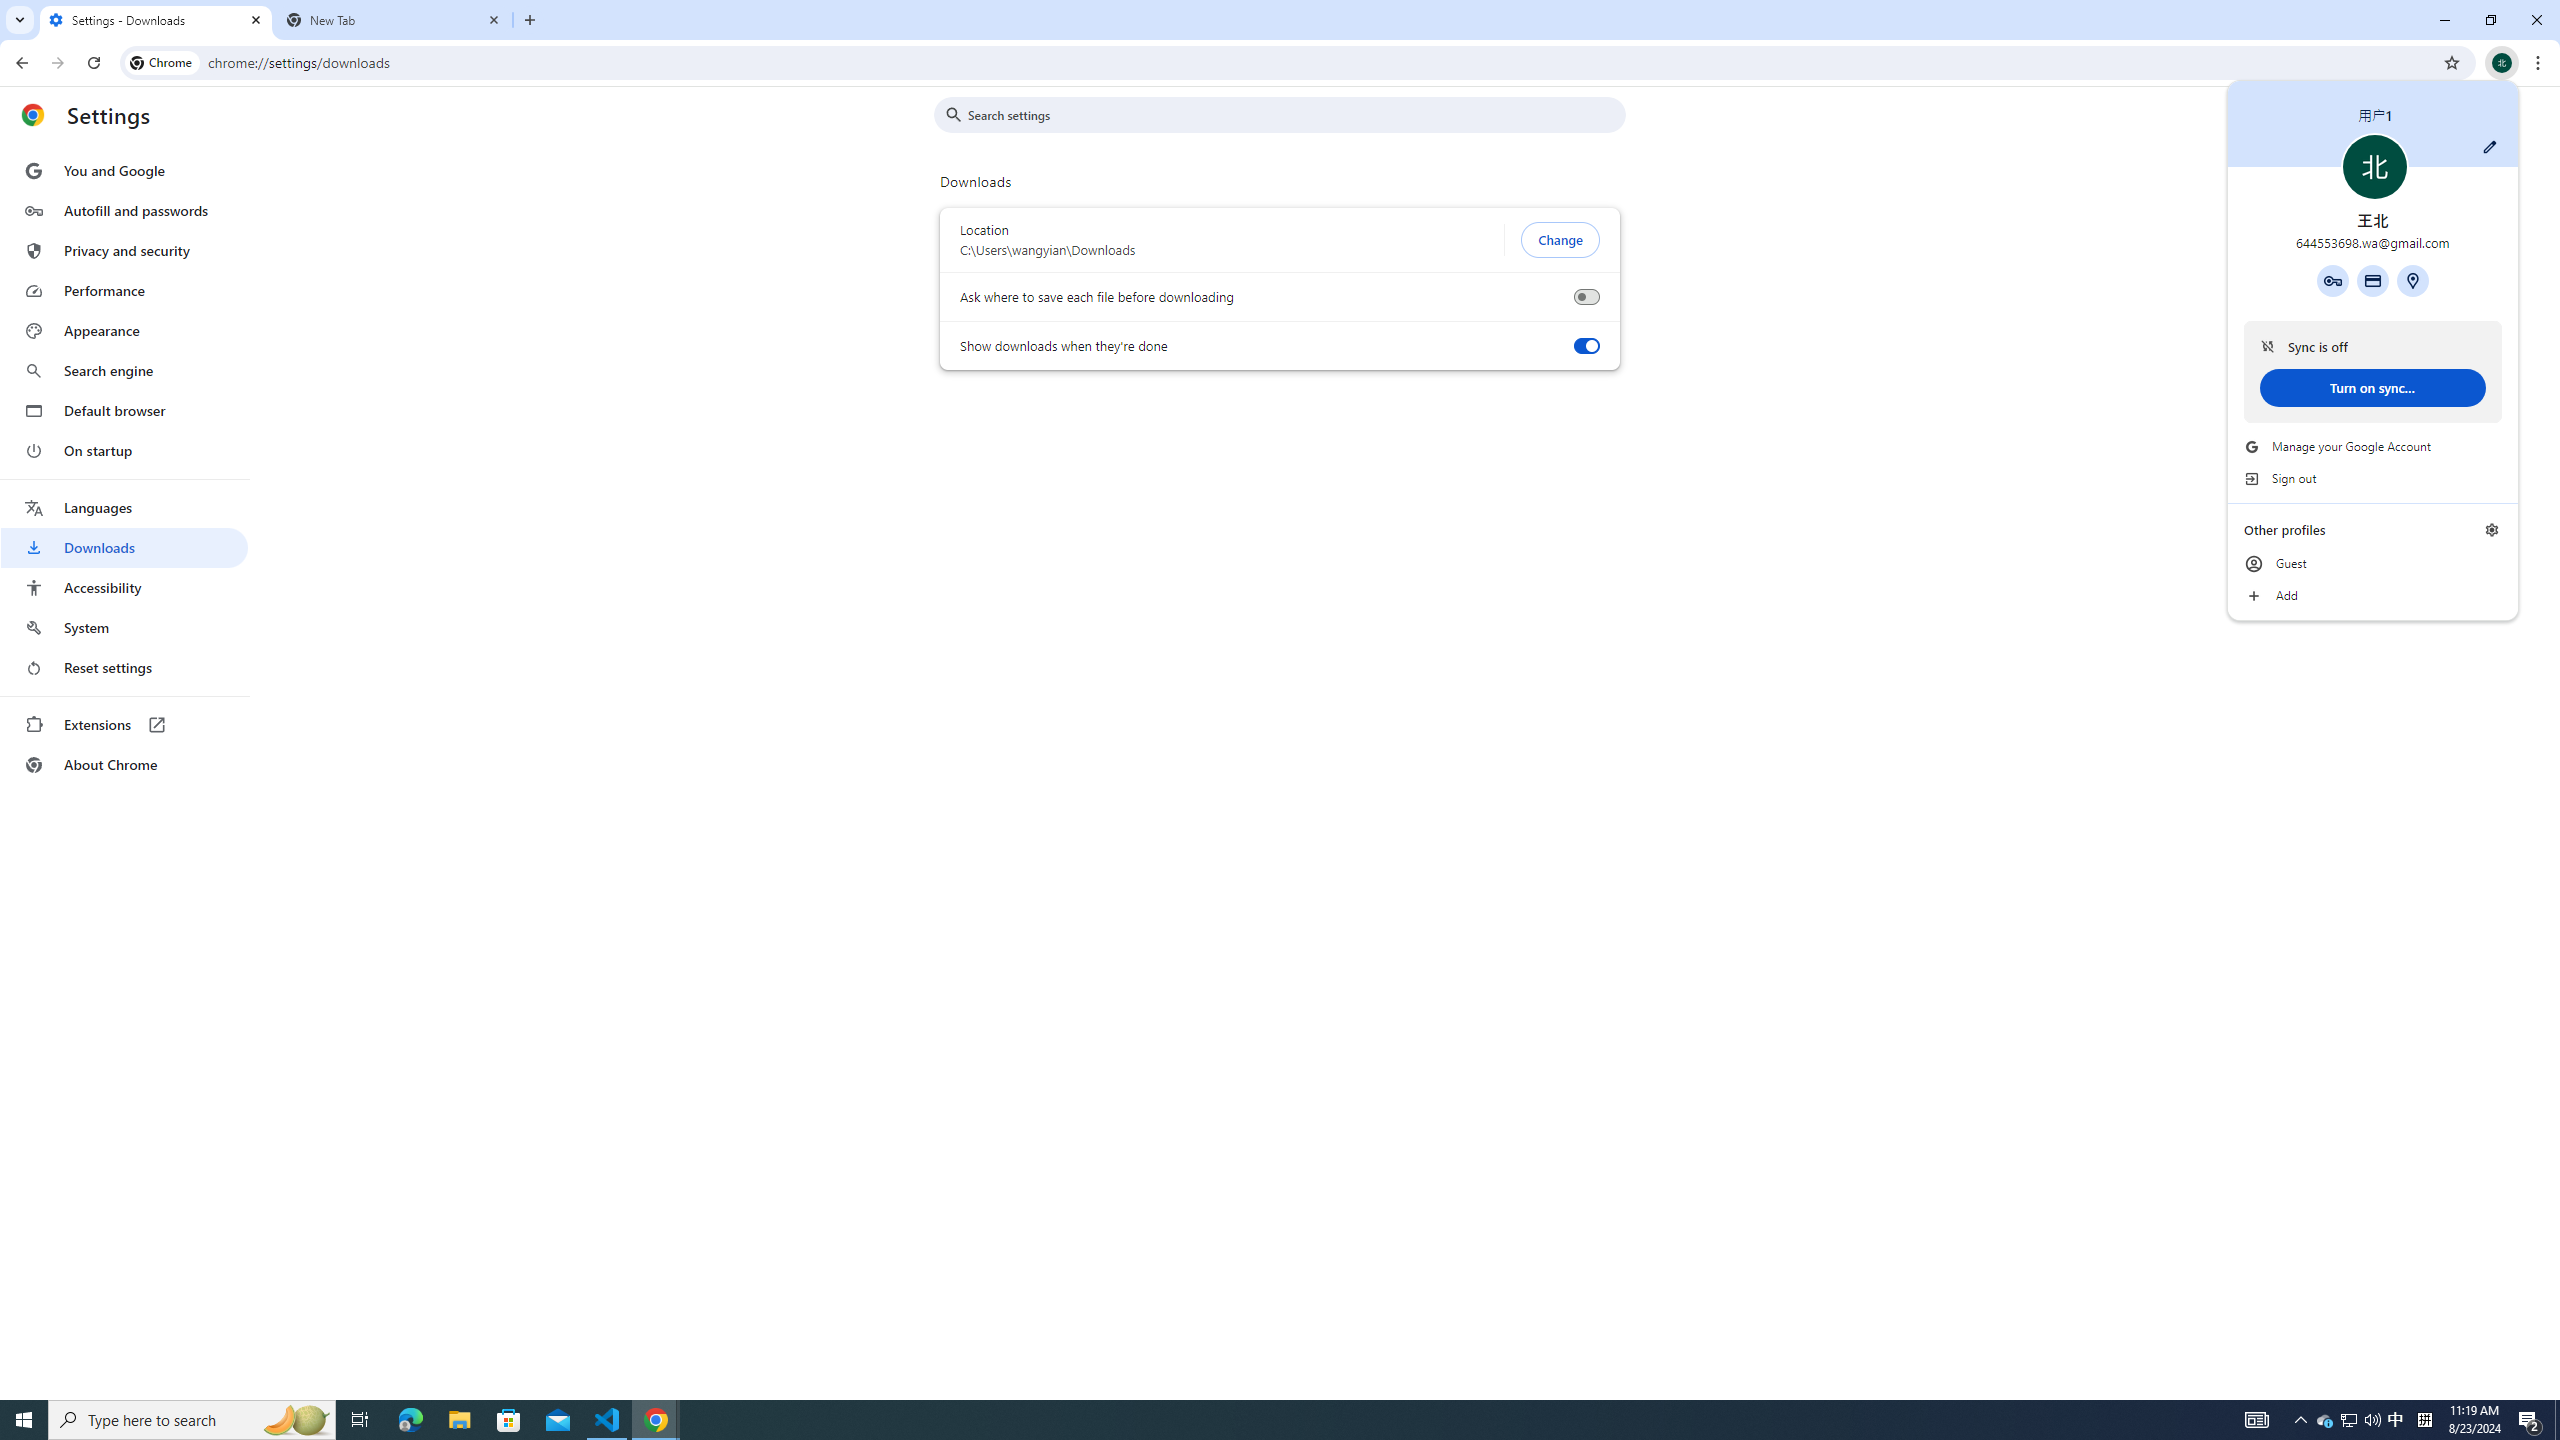 This screenshot has height=1440, width=2560. Describe the element at coordinates (1585, 296) in the screenshot. I see `'Ask where to save each file before downloading'` at that location.